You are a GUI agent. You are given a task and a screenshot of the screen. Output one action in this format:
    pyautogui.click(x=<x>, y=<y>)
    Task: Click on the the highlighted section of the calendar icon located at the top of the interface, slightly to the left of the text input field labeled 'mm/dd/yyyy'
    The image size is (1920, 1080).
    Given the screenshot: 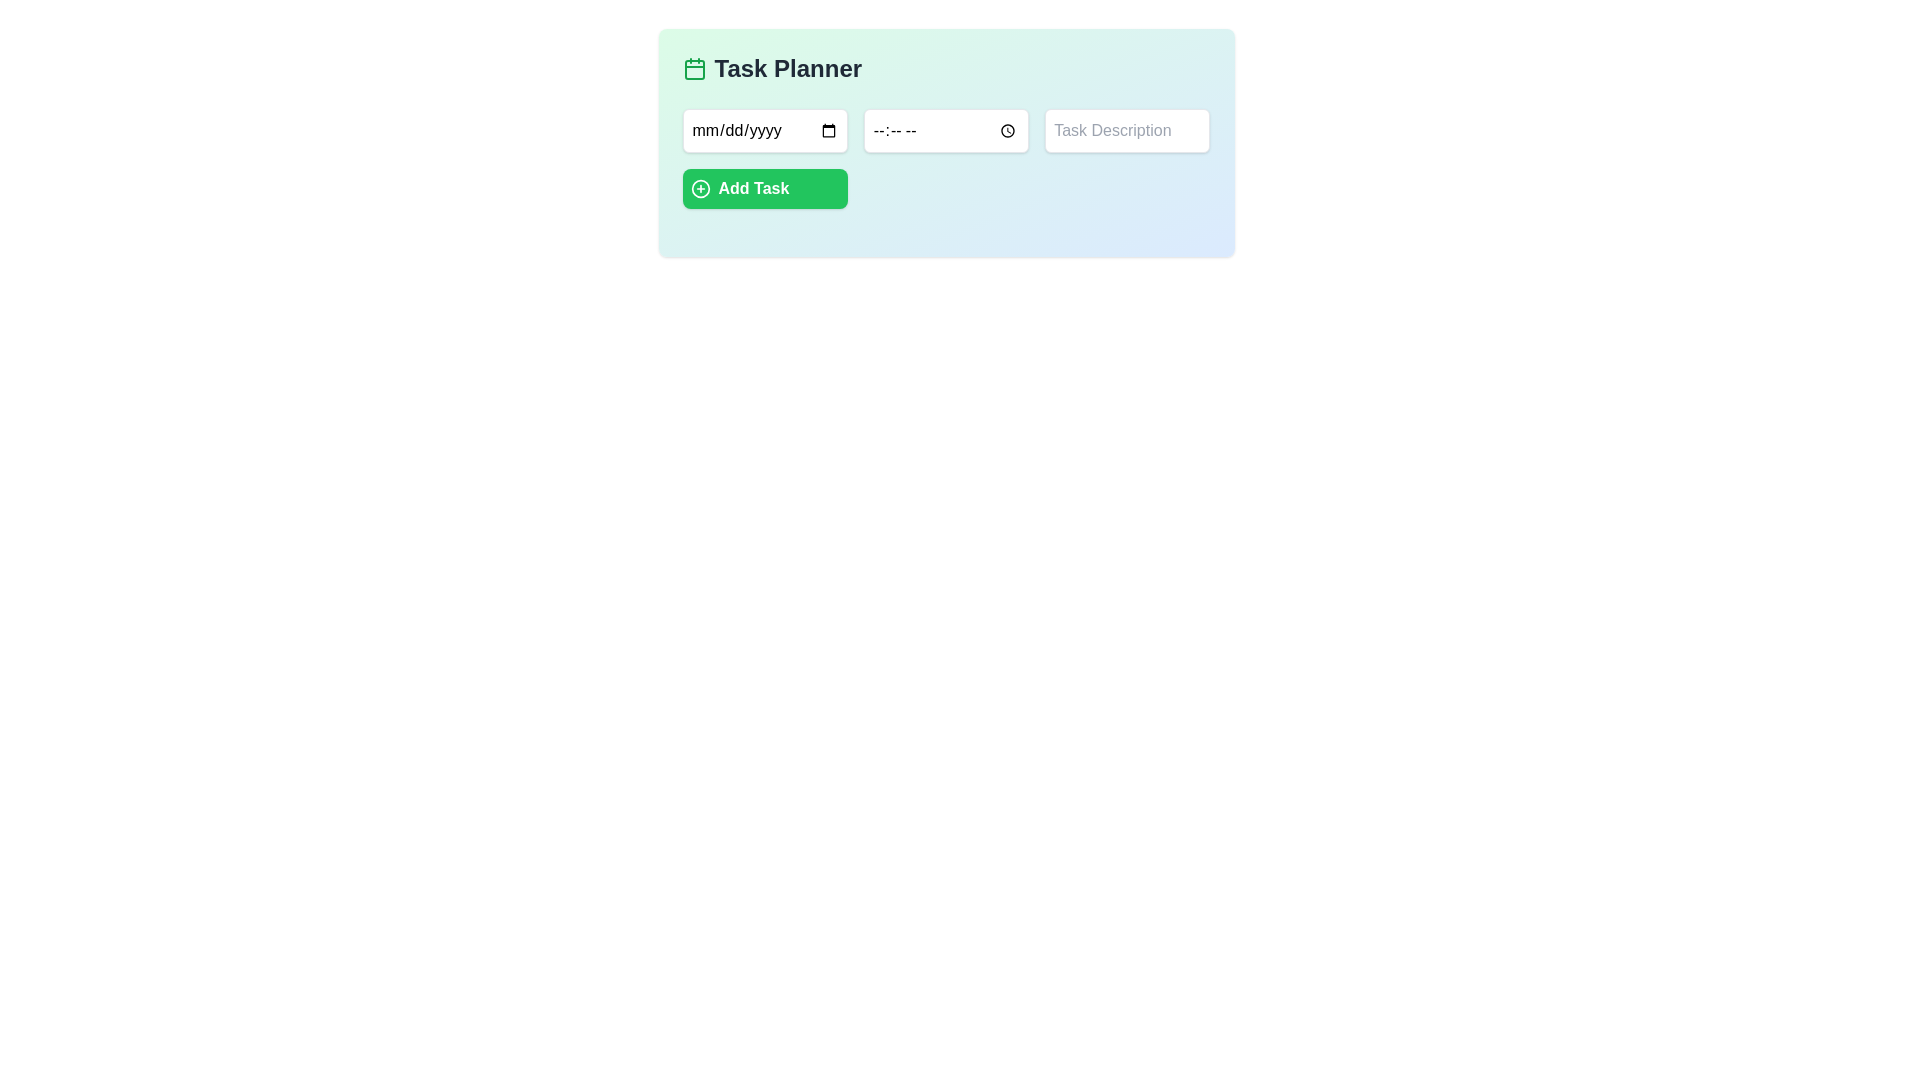 What is the action you would take?
    pyautogui.click(x=694, y=68)
    